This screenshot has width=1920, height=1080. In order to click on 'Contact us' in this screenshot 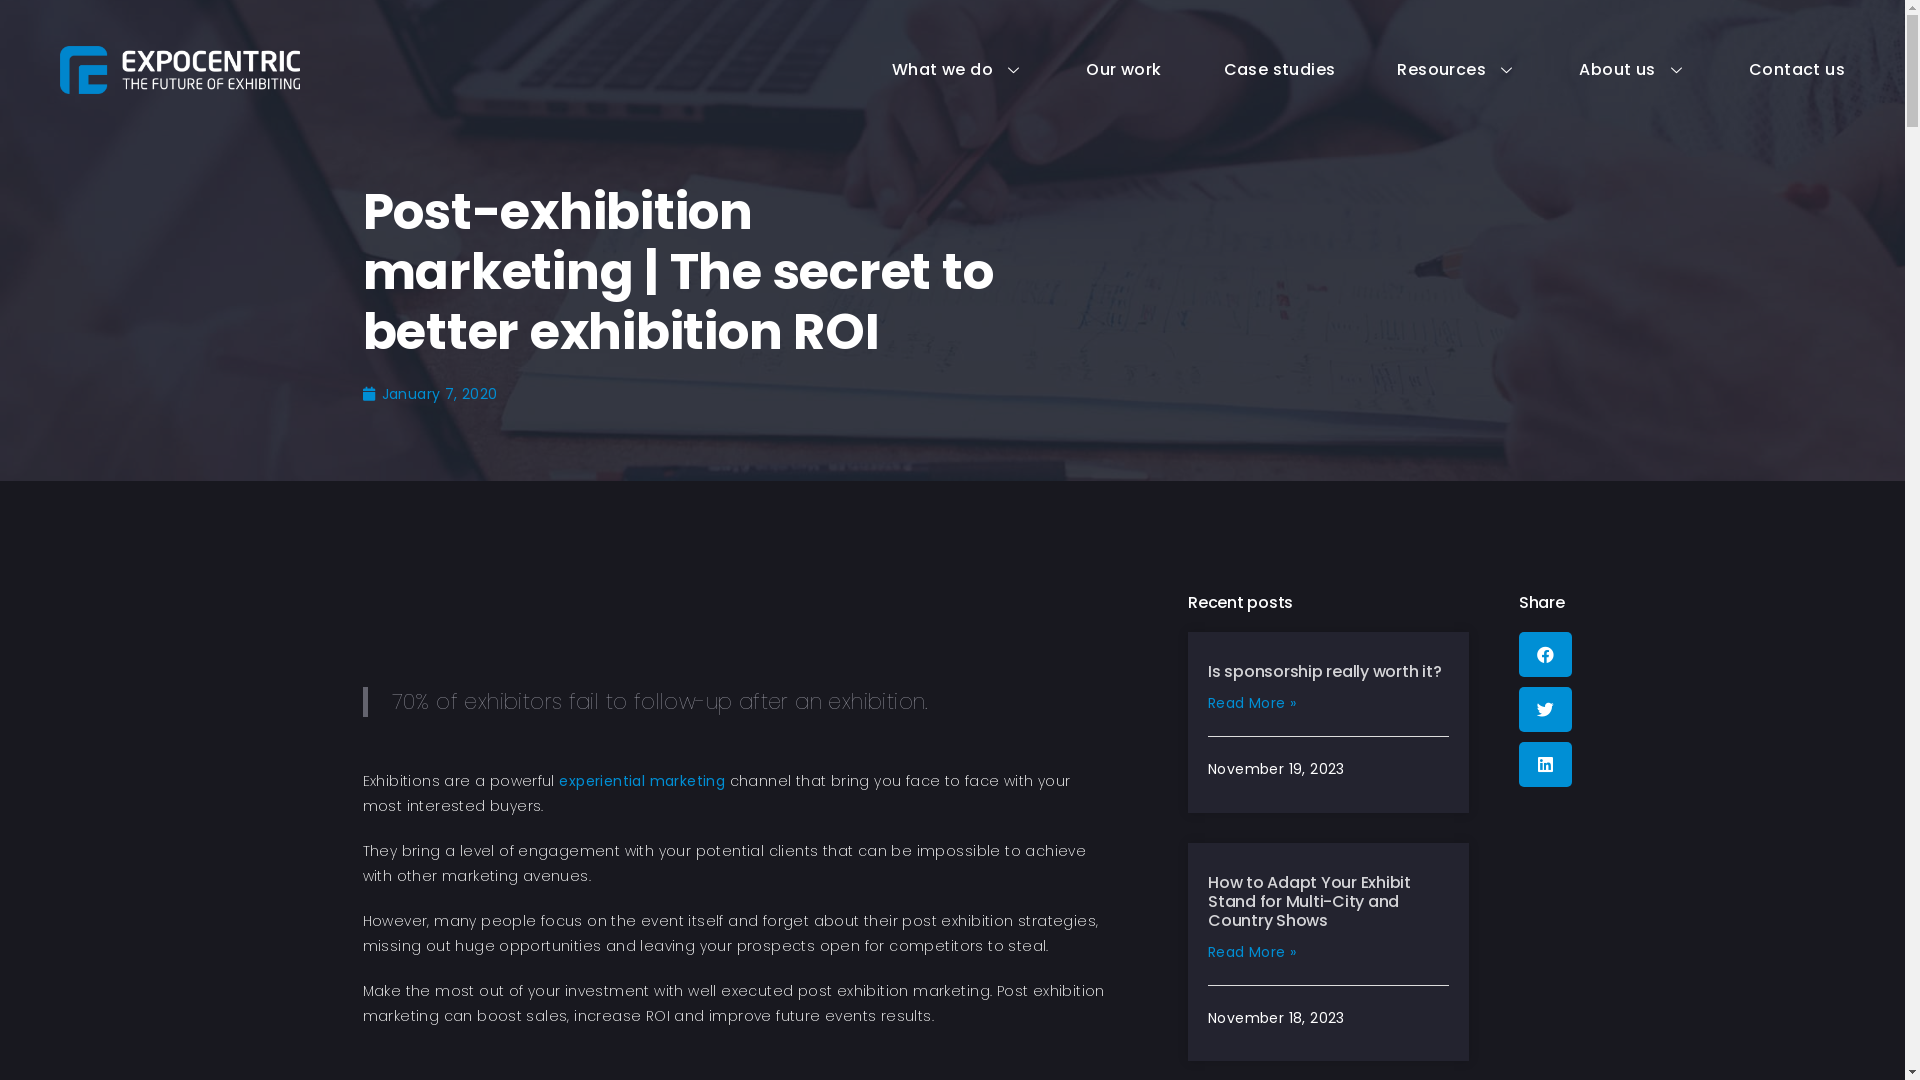, I will do `click(1766, 68)`.